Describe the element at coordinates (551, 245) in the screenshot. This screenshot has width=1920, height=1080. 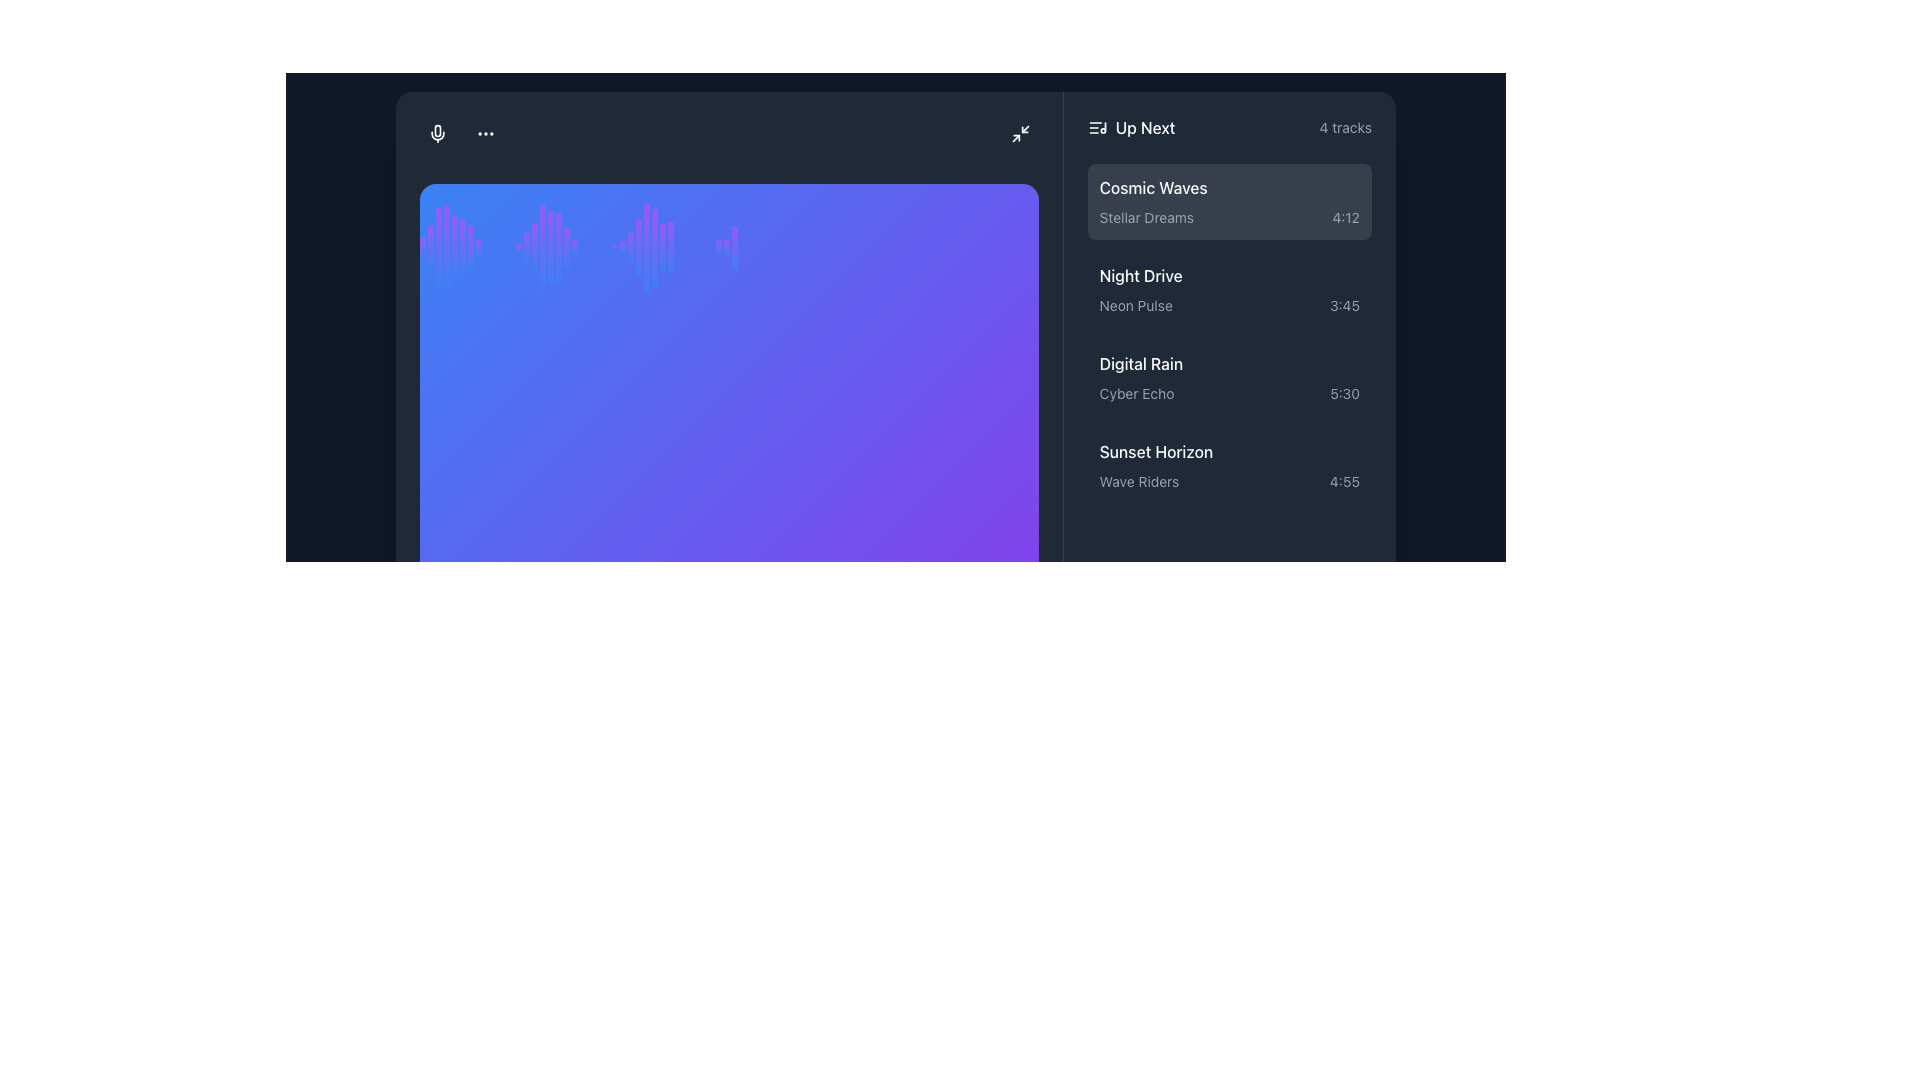
I see `the 17th vertical waveform bar, which is characterized by a gradient color scheme transitioning from blue at the base to purple at the top, making it taller than the adjacent bars` at that location.